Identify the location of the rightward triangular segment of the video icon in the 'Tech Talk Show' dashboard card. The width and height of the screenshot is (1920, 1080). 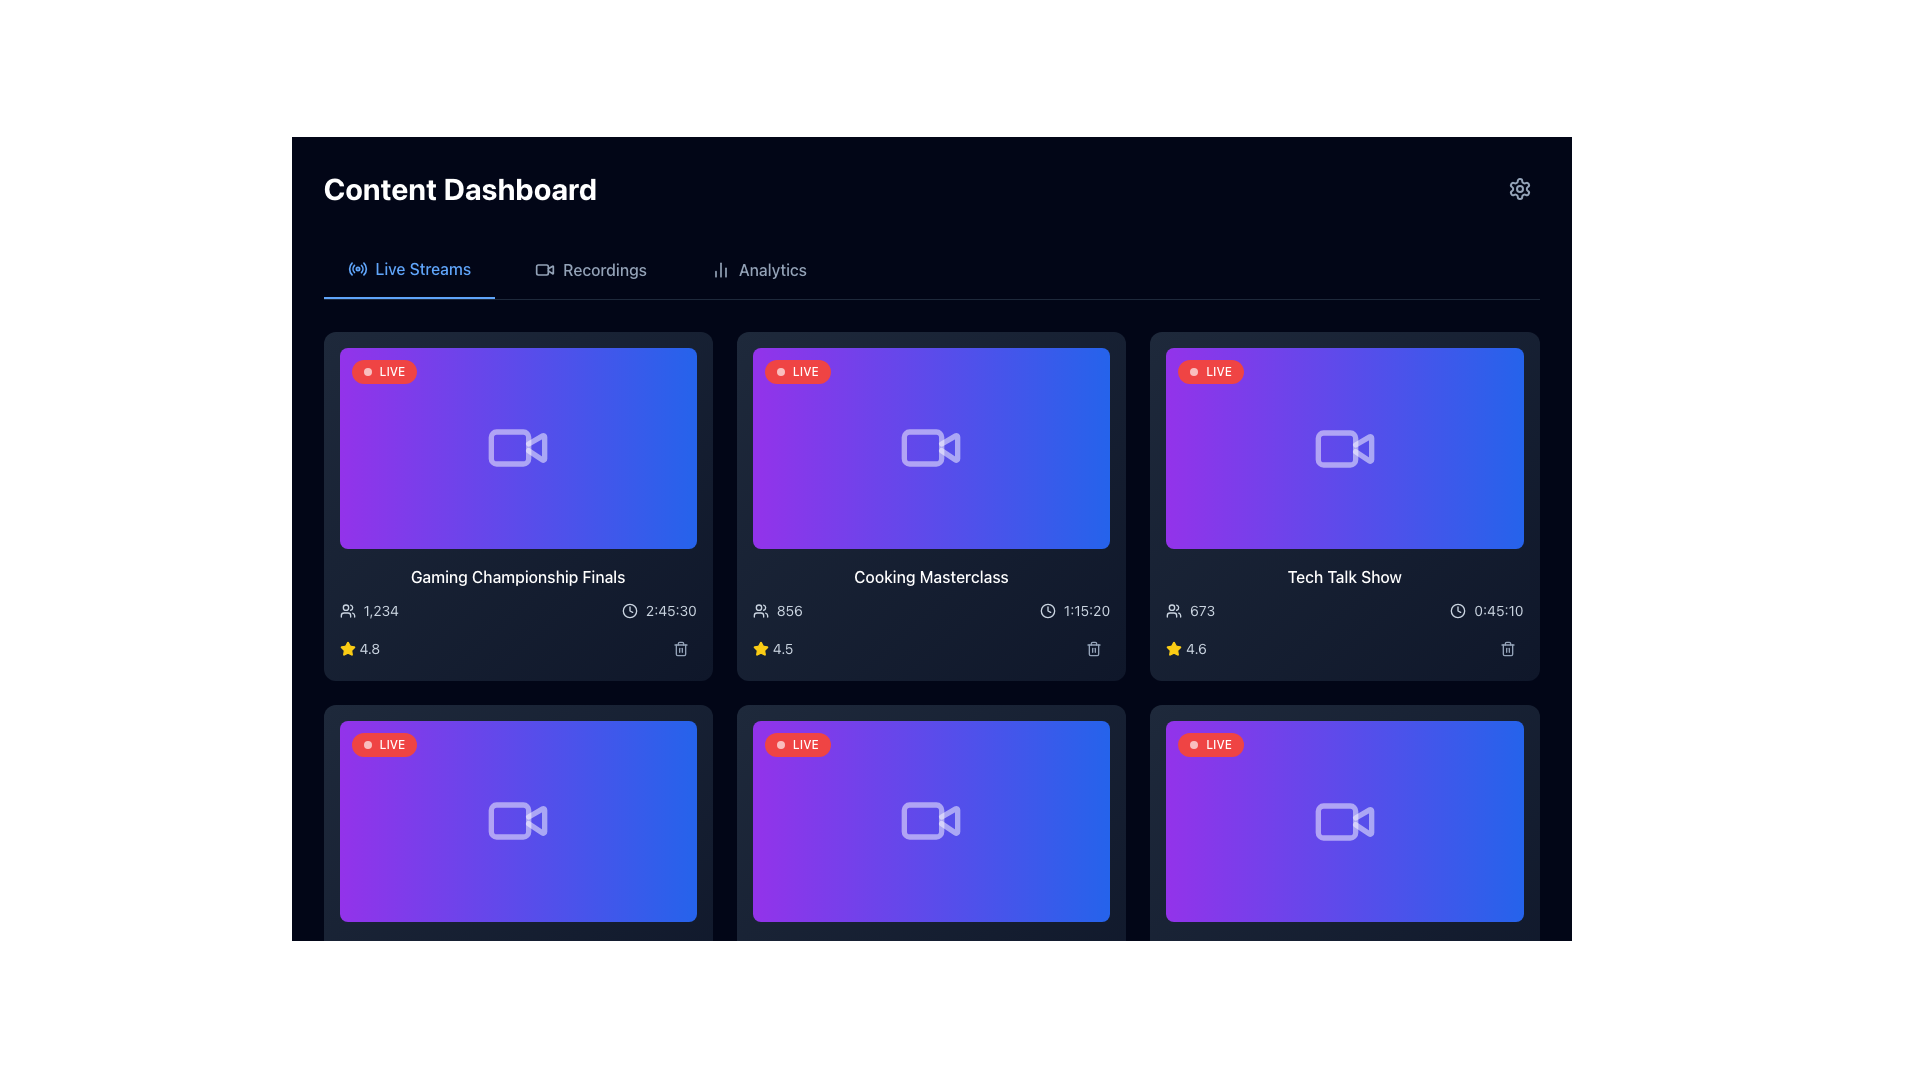
(1362, 447).